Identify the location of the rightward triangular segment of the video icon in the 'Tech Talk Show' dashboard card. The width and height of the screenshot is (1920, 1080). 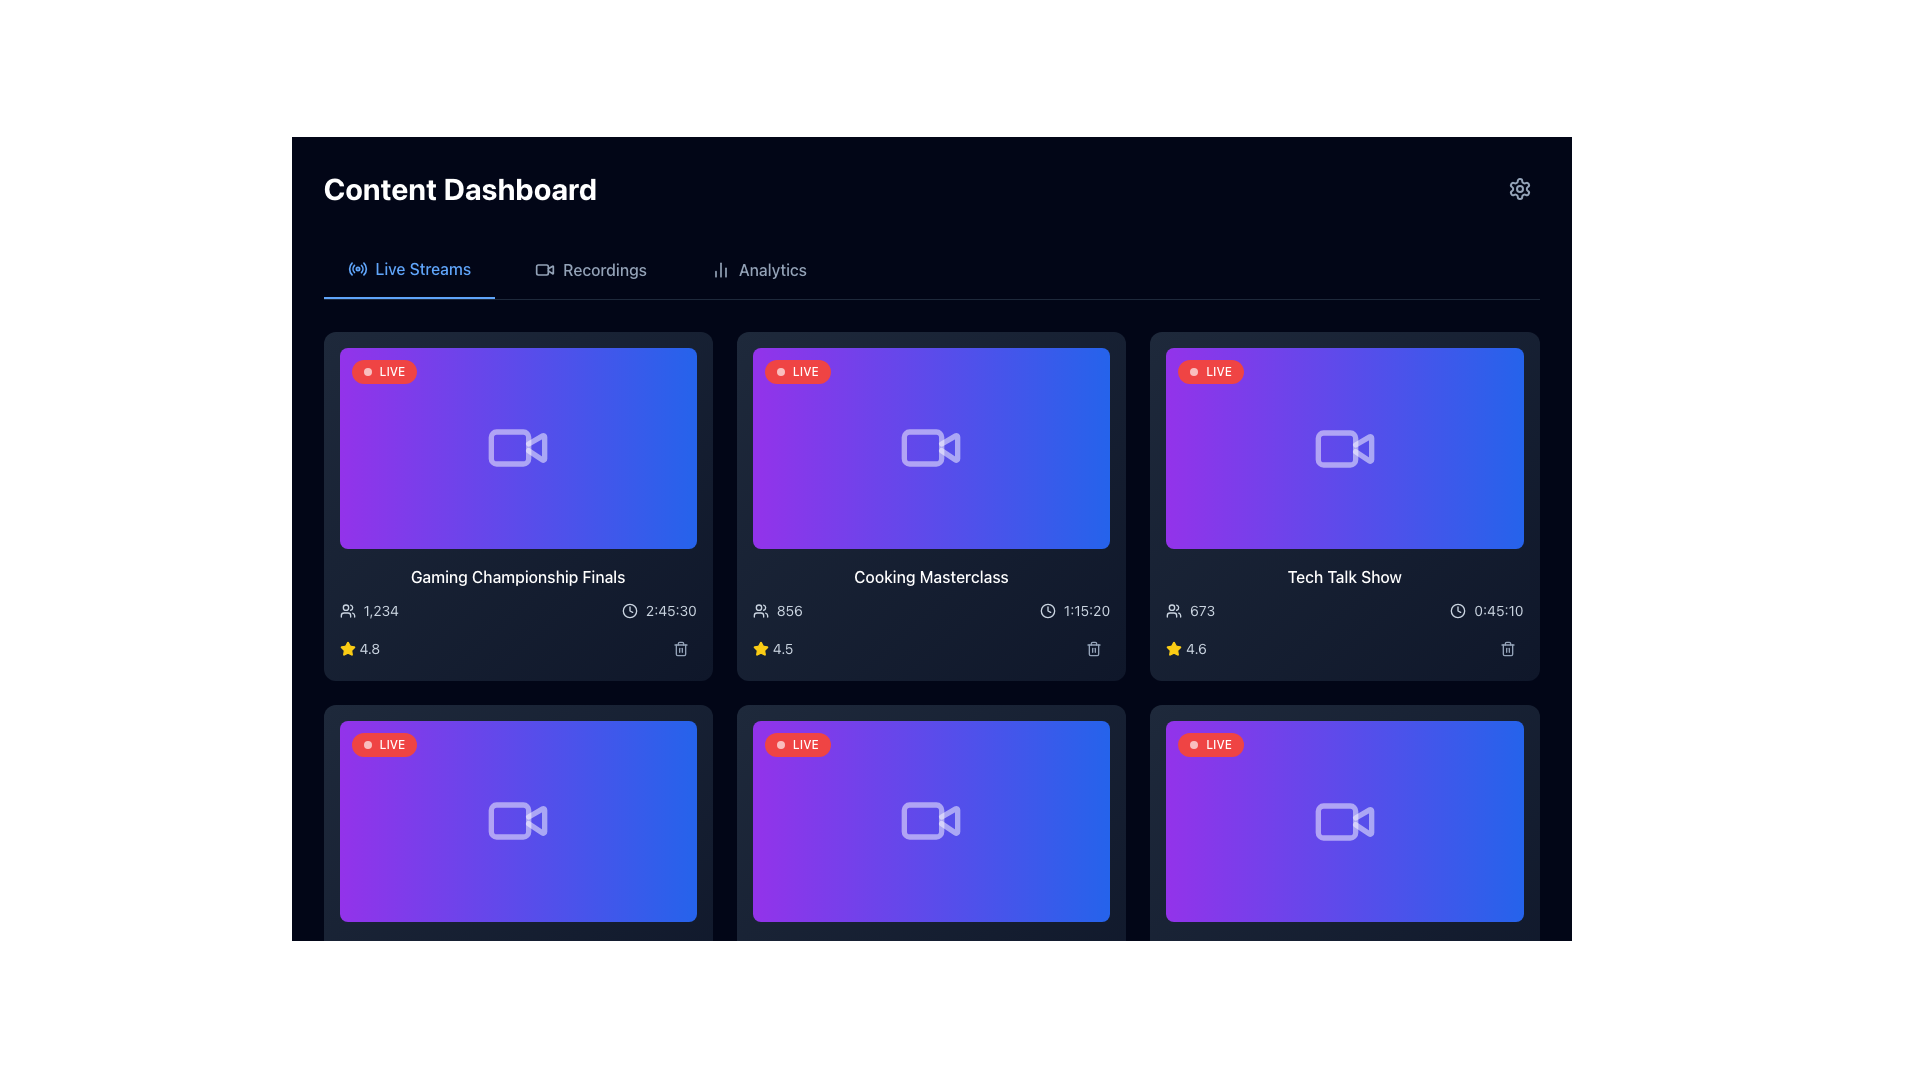
(1362, 447).